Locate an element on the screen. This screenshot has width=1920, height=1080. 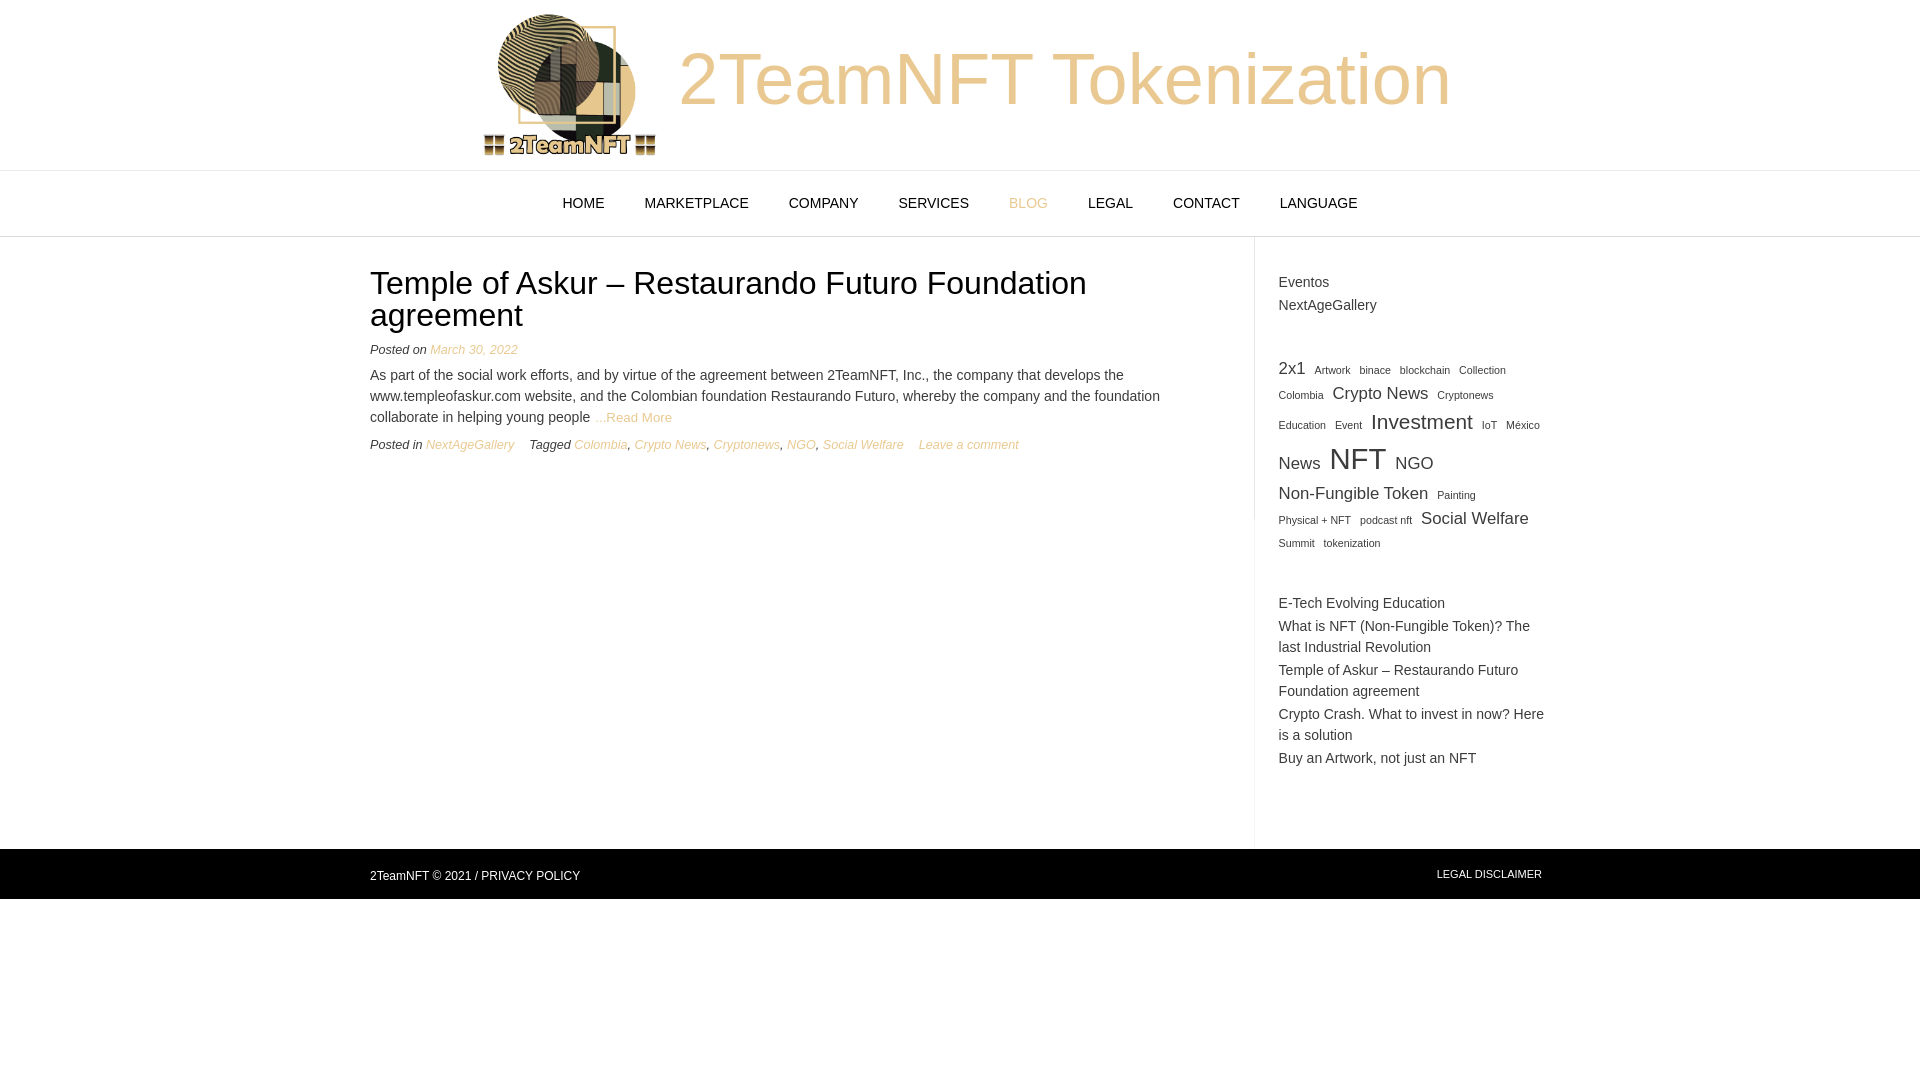
'Investment' is located at coordinates (1420, 420).